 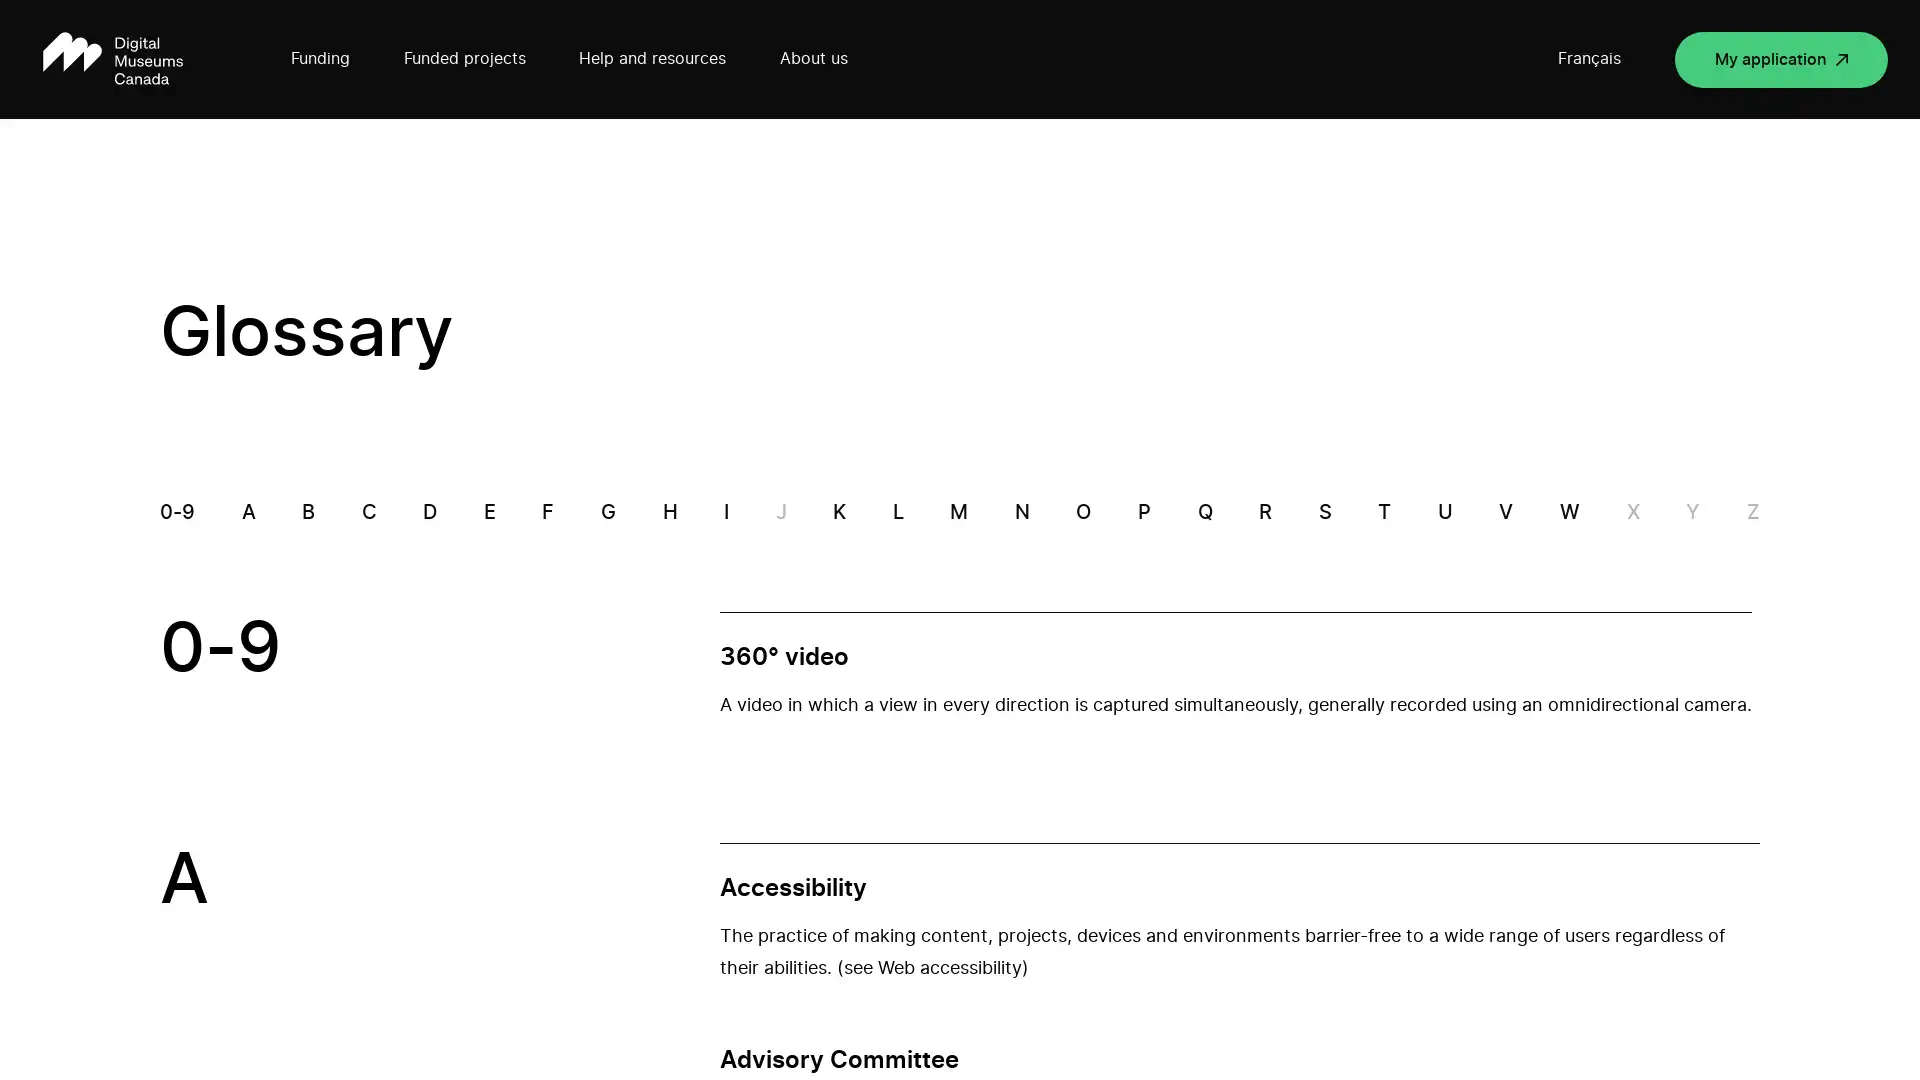 What do you see at coordinates (1082, 512) in the screenshot?
I see `O` at bounding box center [1082, 512].